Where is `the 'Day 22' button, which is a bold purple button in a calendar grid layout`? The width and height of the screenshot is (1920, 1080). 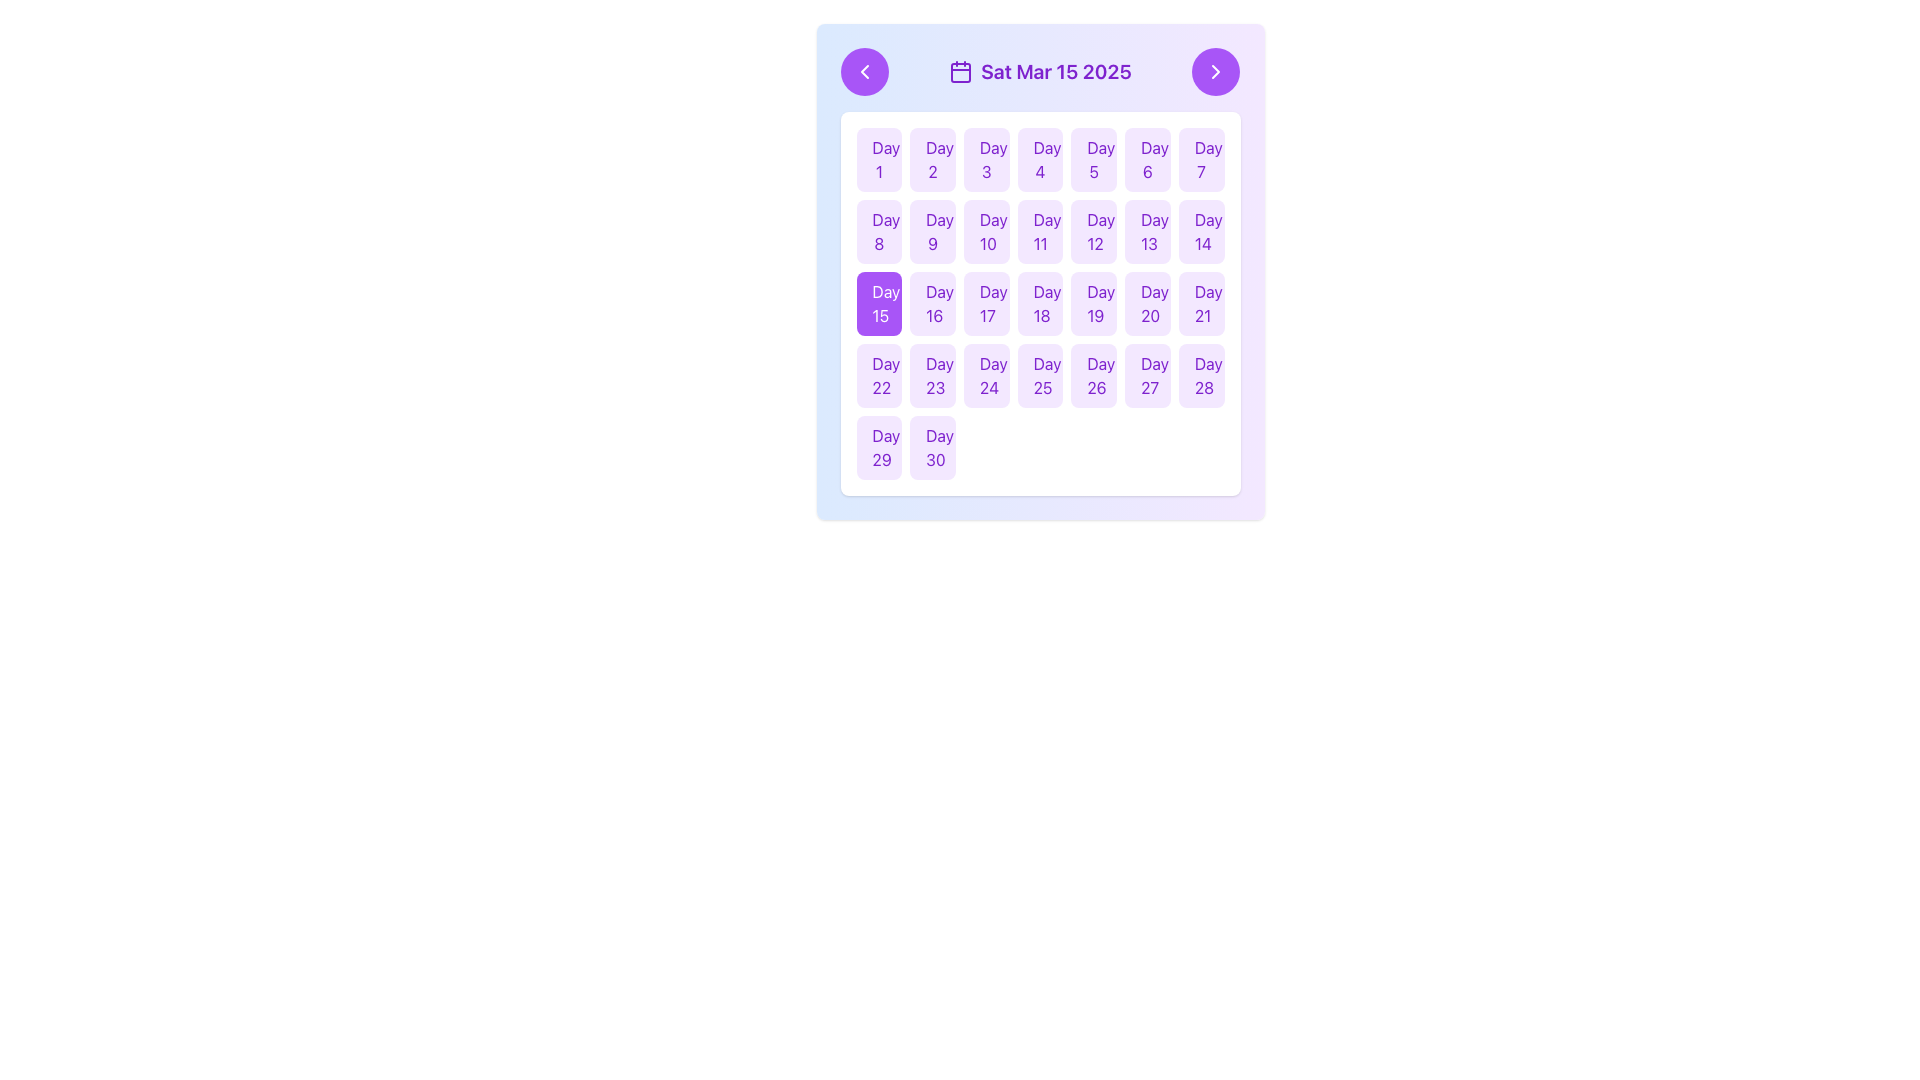
the 'Day 22' button, which is a bold purple button in a calendar grid layout is located at coordinates (879, 375).